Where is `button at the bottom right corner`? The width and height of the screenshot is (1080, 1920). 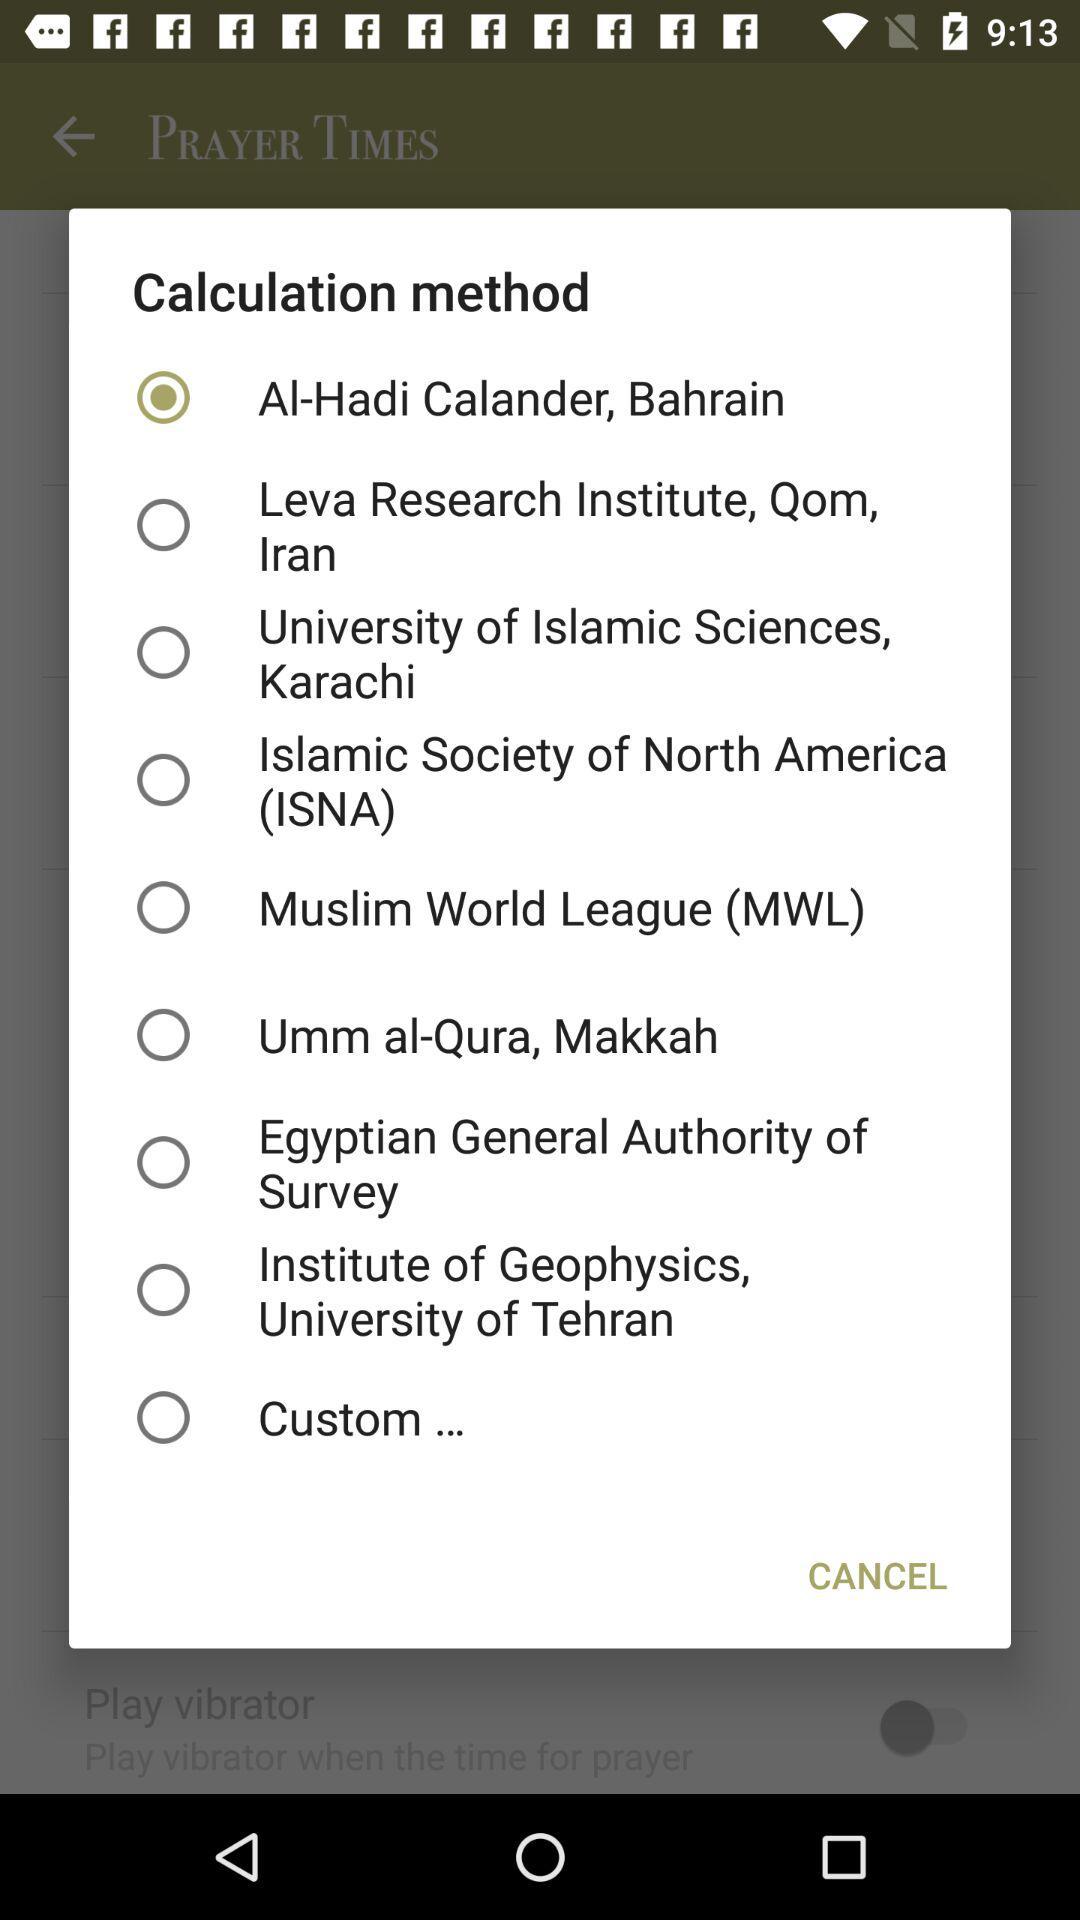 button at the bottom right corner is located at coordinates (876, 1573).